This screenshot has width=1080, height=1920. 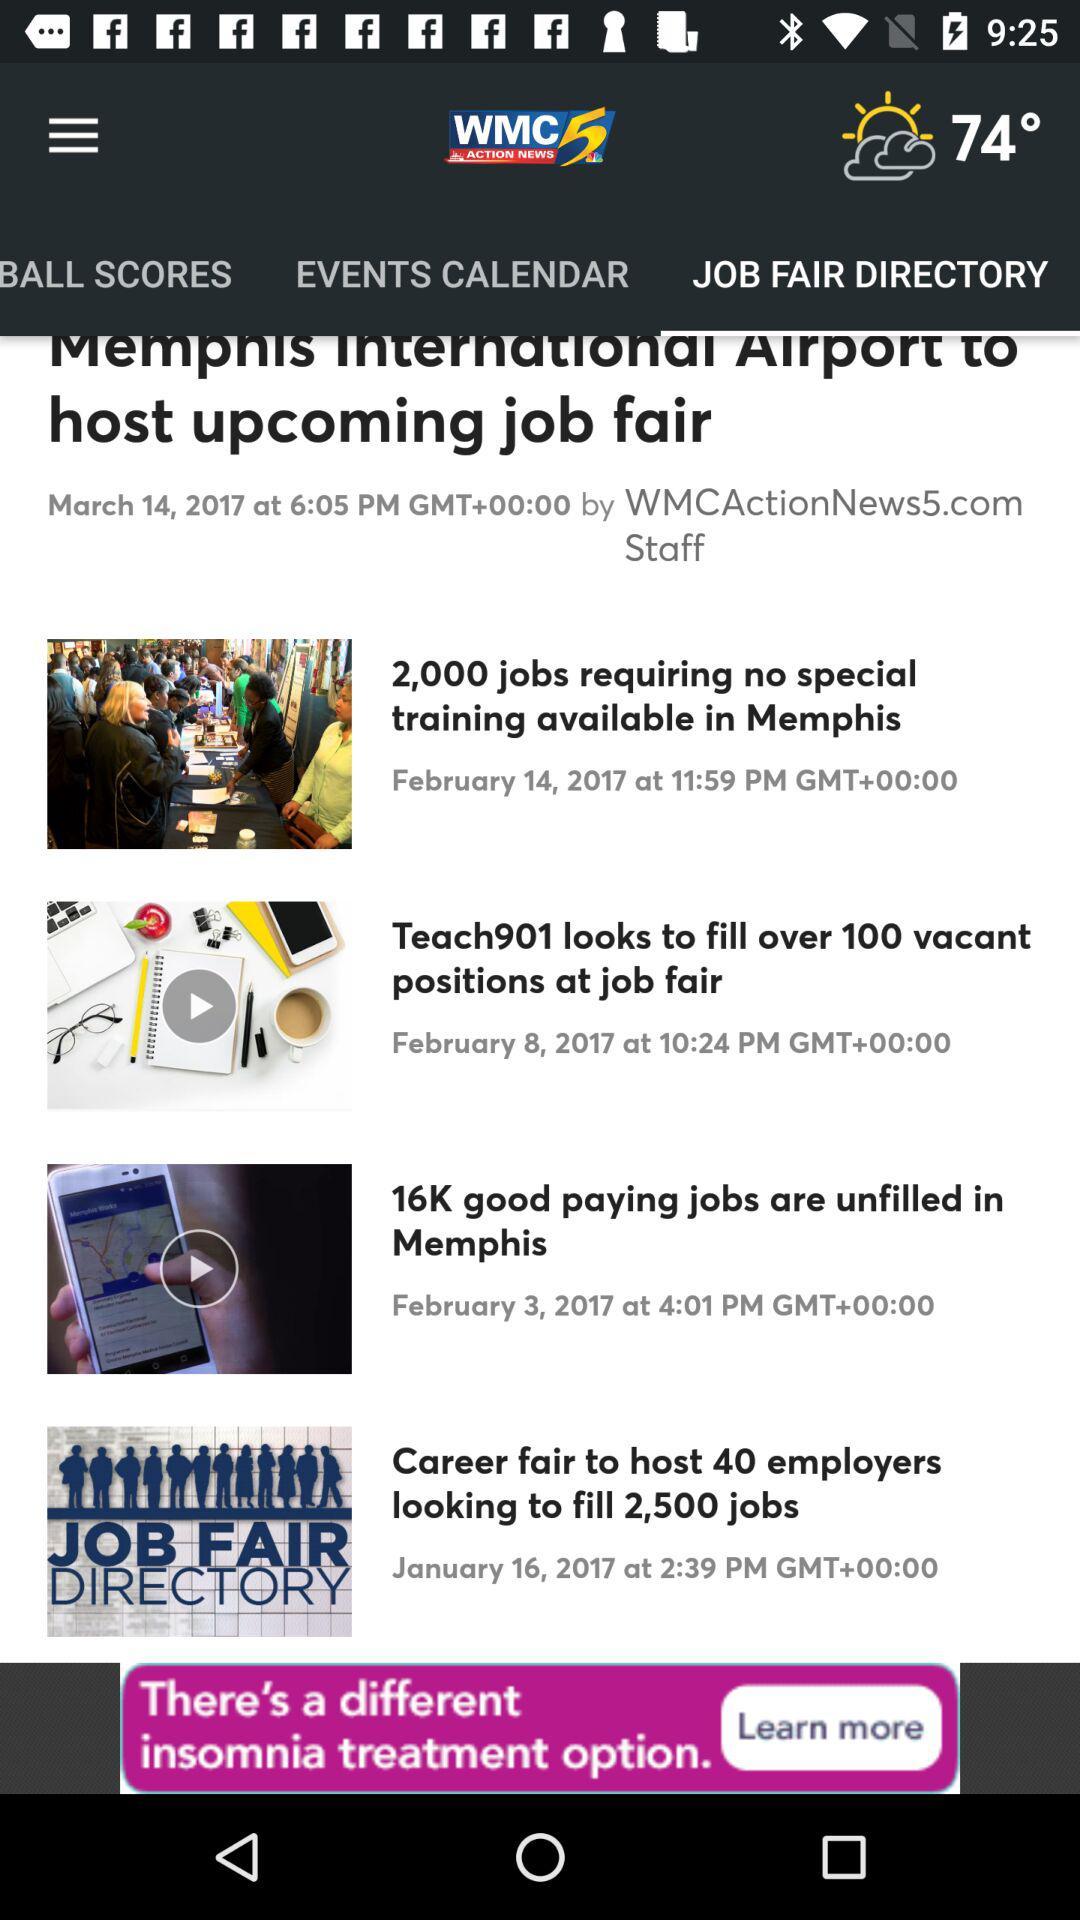 I want to click on learn more option, so click(x=540, y=1727).